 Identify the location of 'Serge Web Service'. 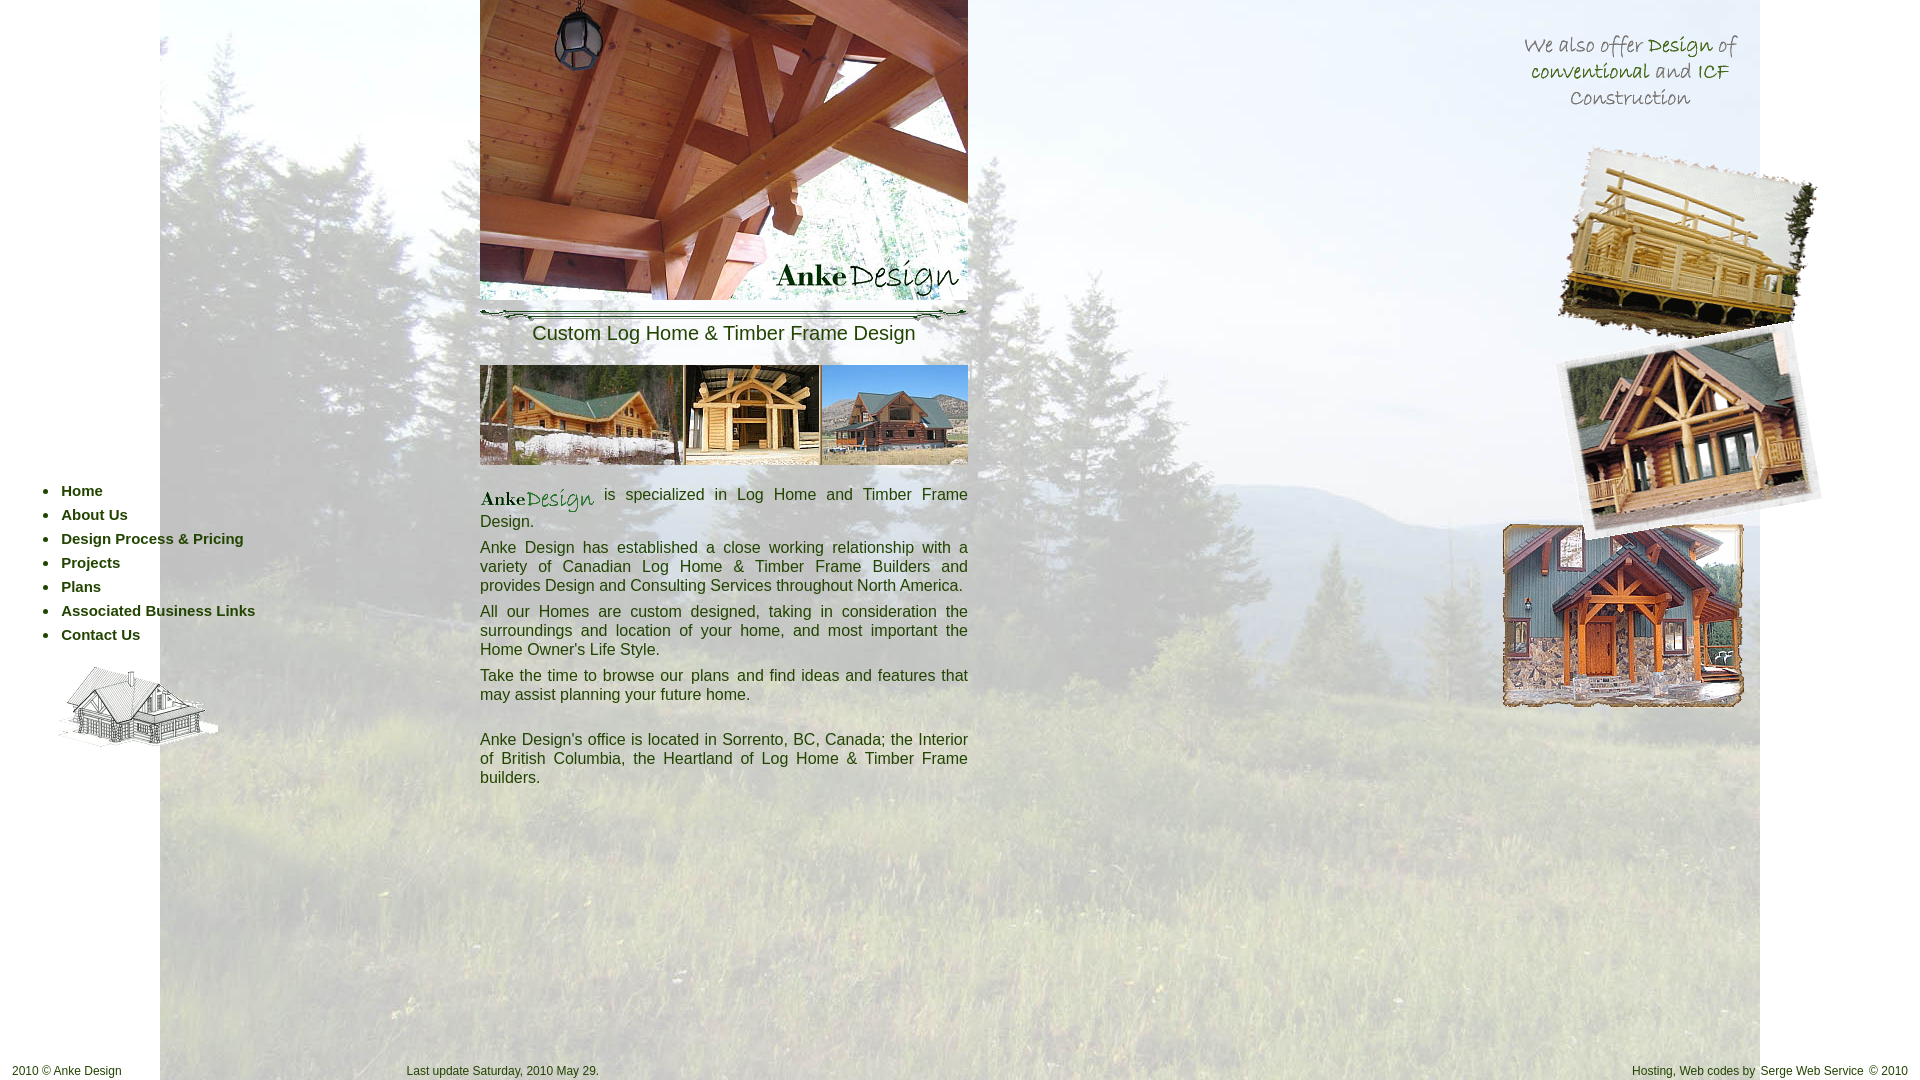
(1757, 1070).